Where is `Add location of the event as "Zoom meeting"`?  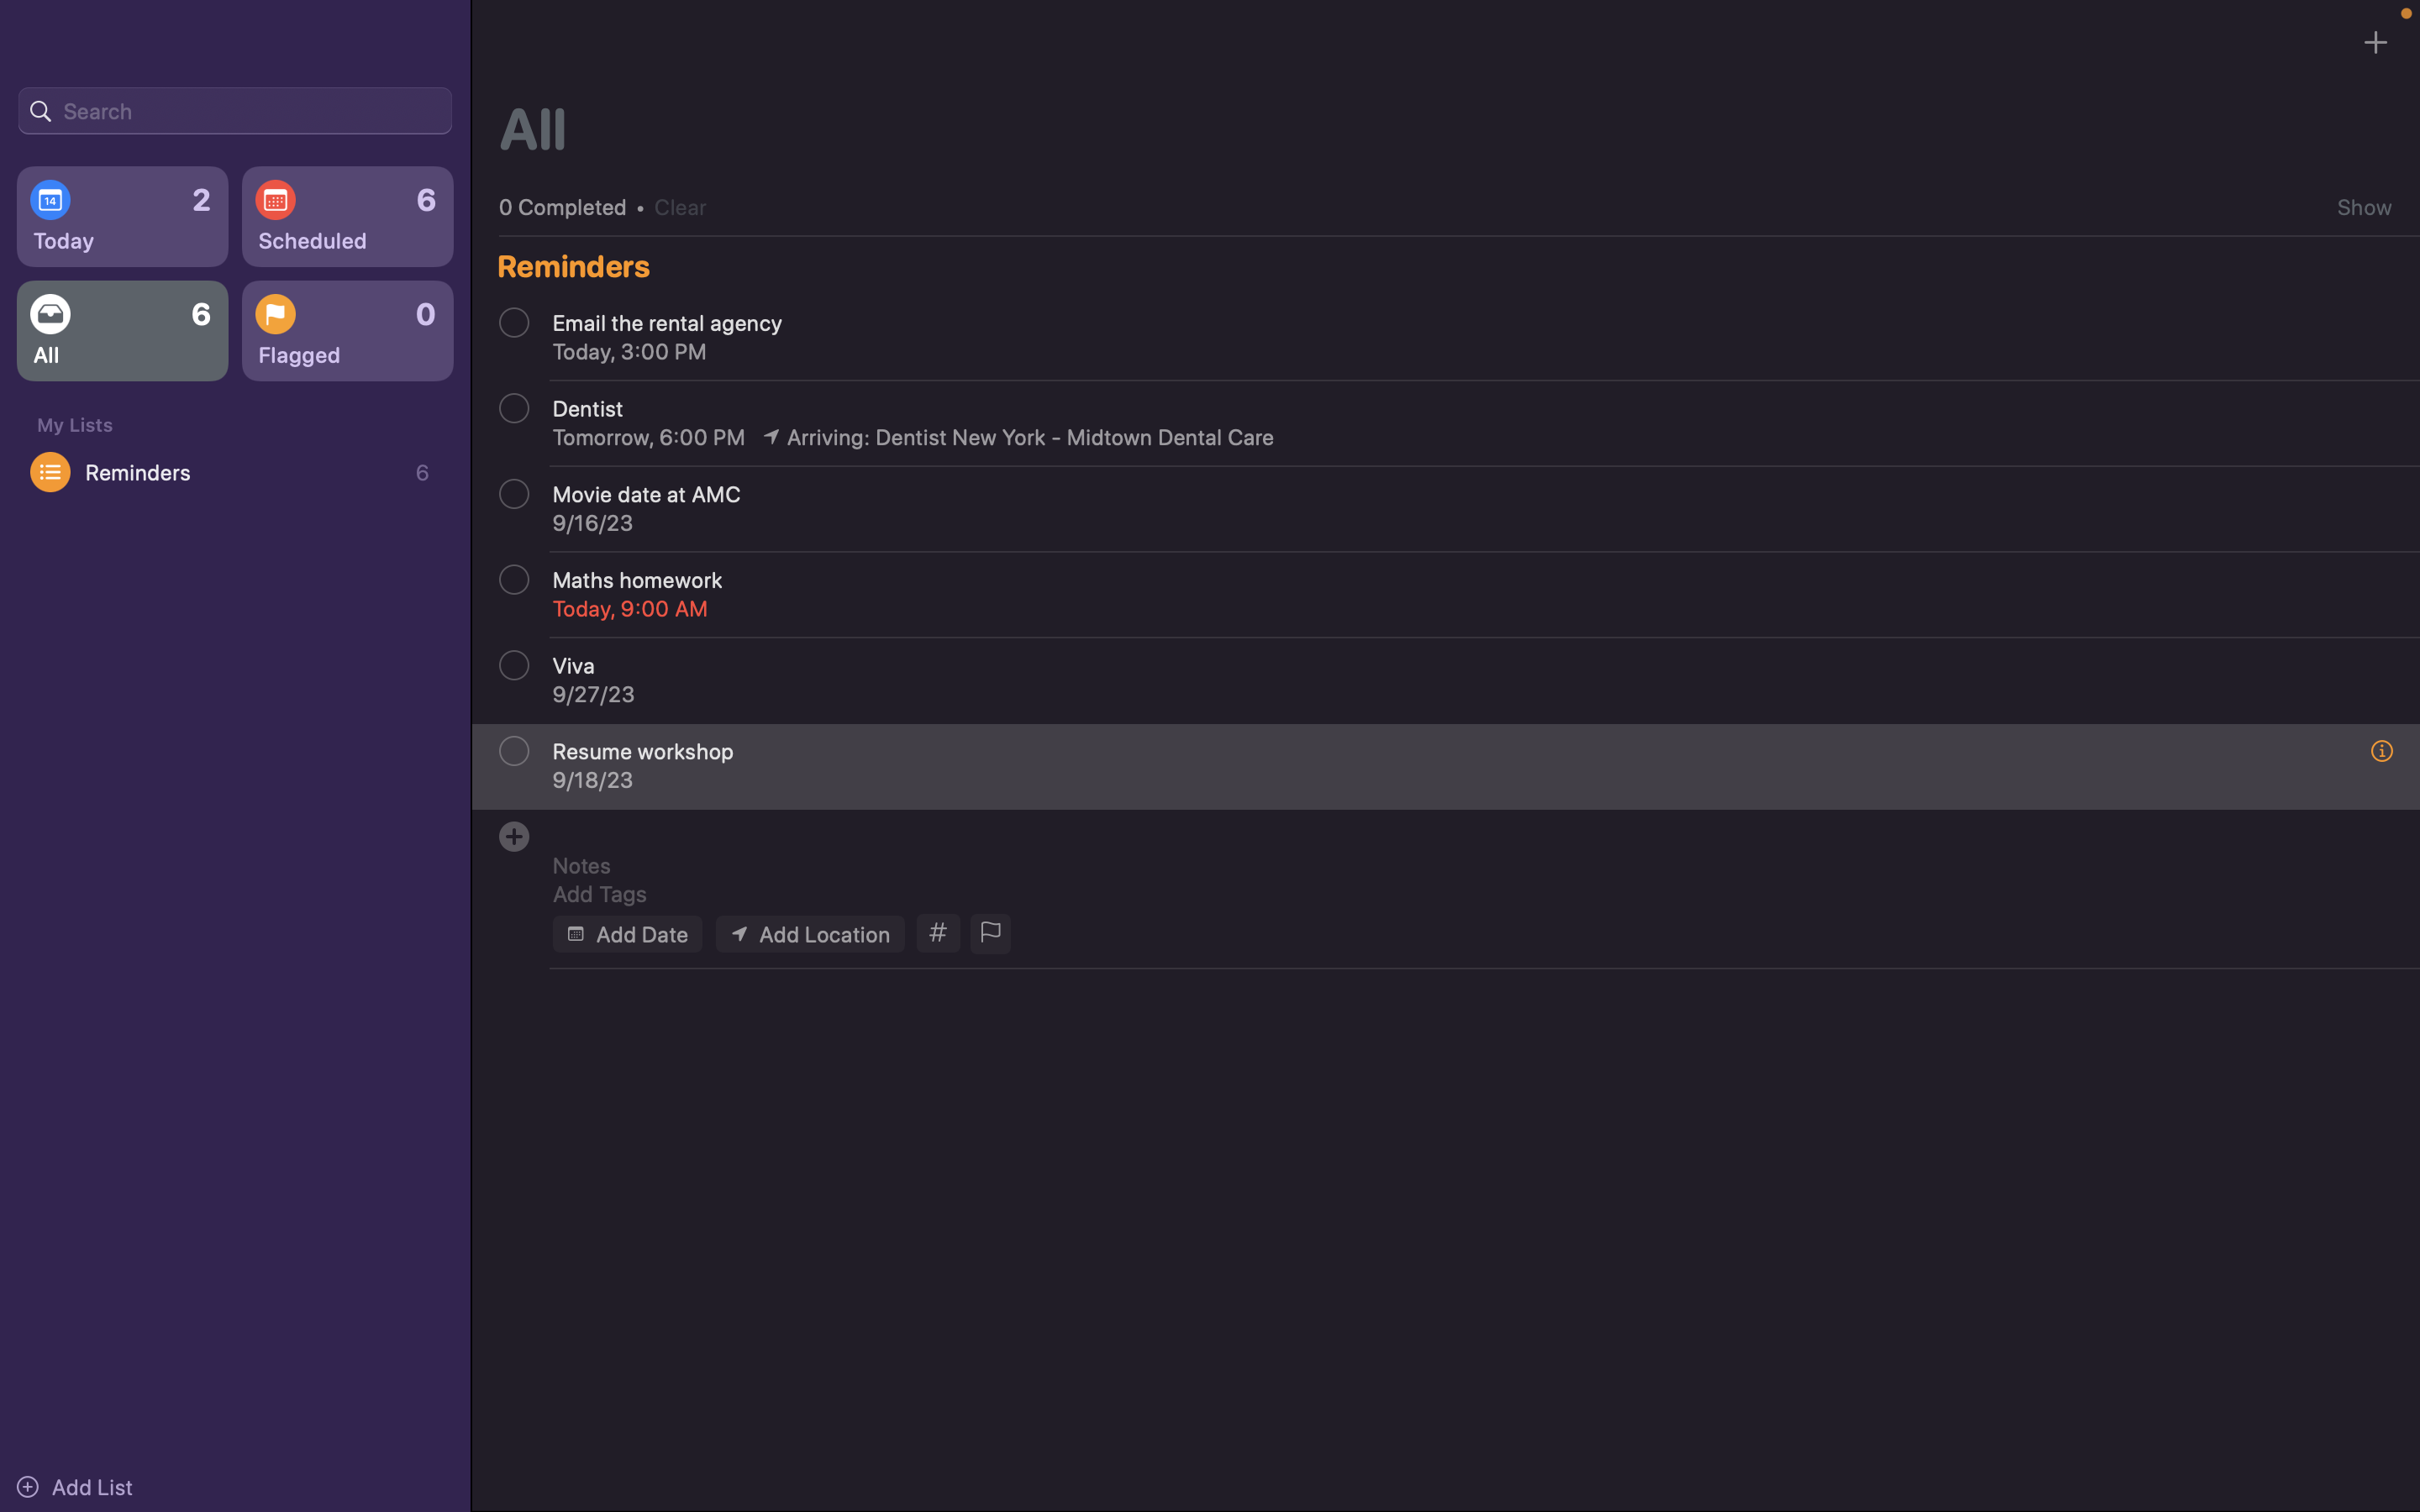
Add location of the event as "Zoom meeting" is located at coordinates (808, 932).